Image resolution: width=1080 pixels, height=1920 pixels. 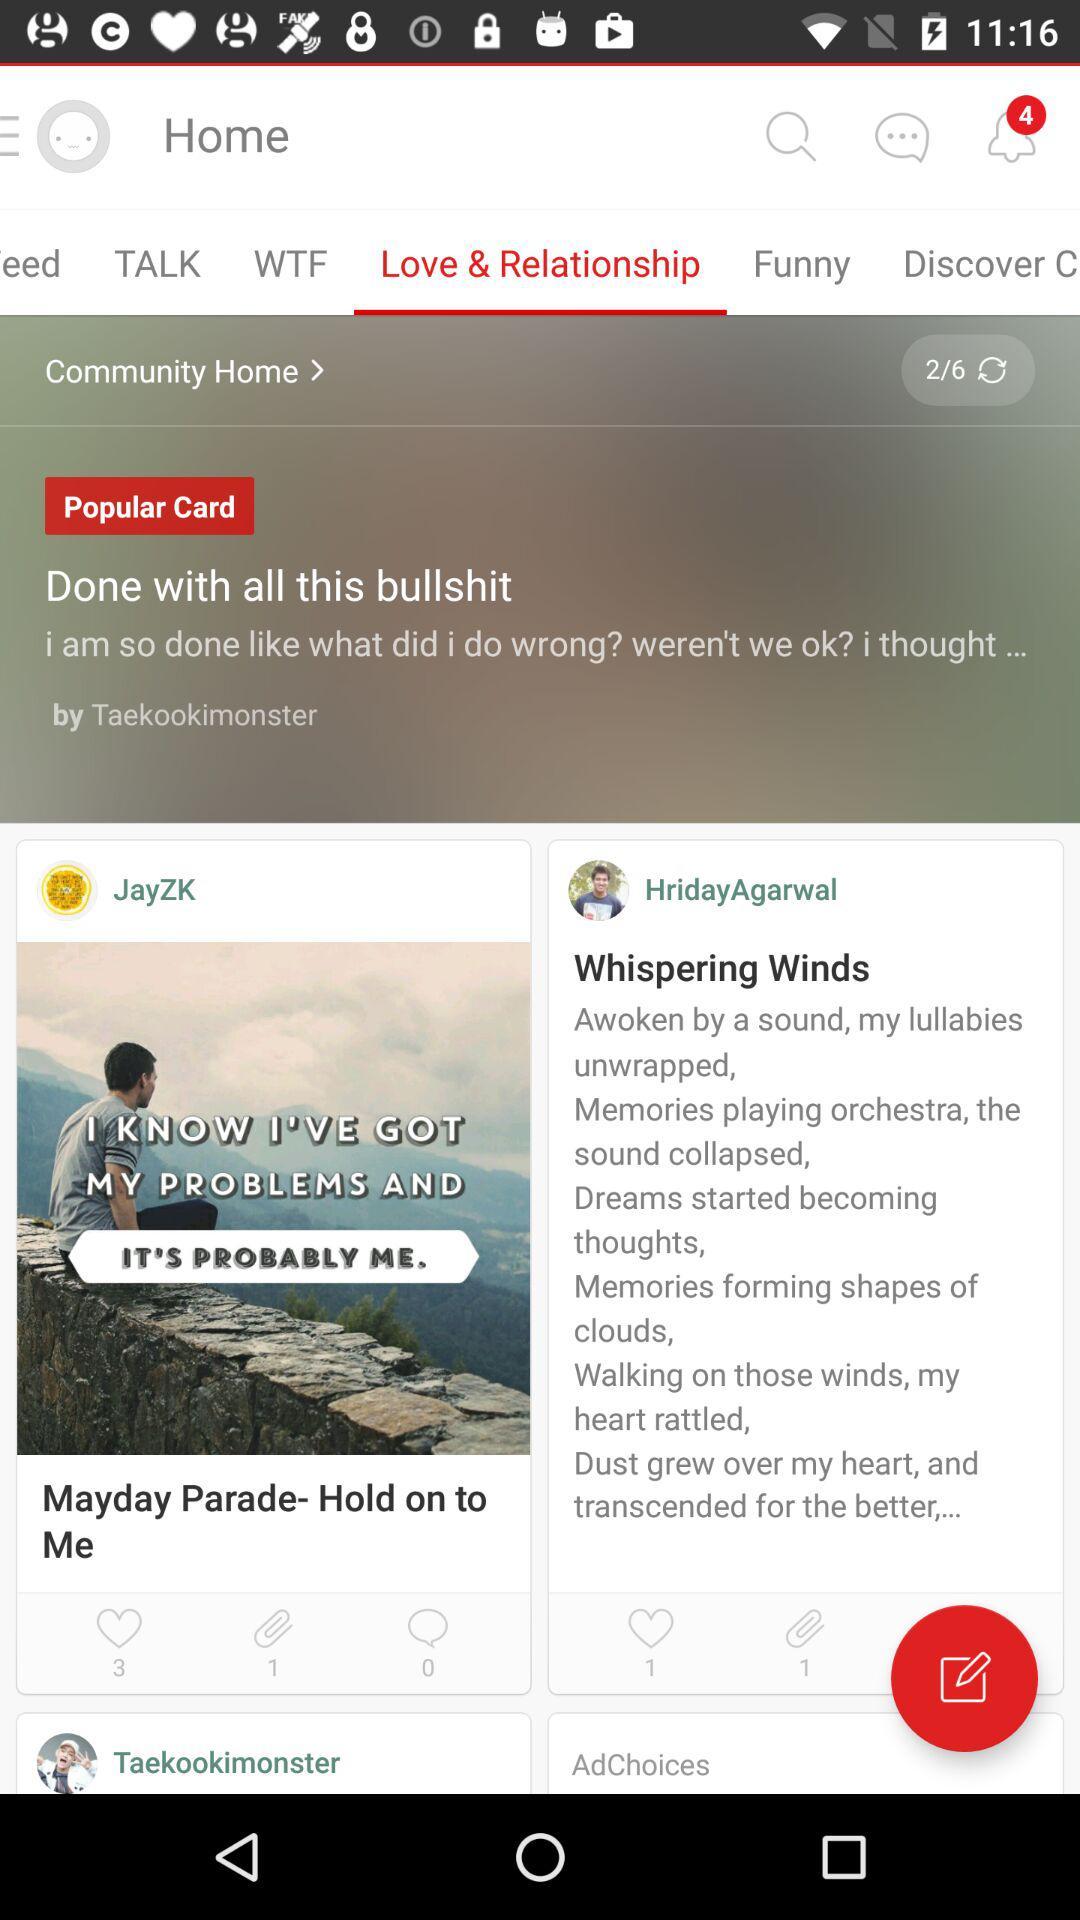 What do you see at coordinates (1011, 135) in the screenshot?
I see `the notifications icon` at bounding box center [1011, 135].